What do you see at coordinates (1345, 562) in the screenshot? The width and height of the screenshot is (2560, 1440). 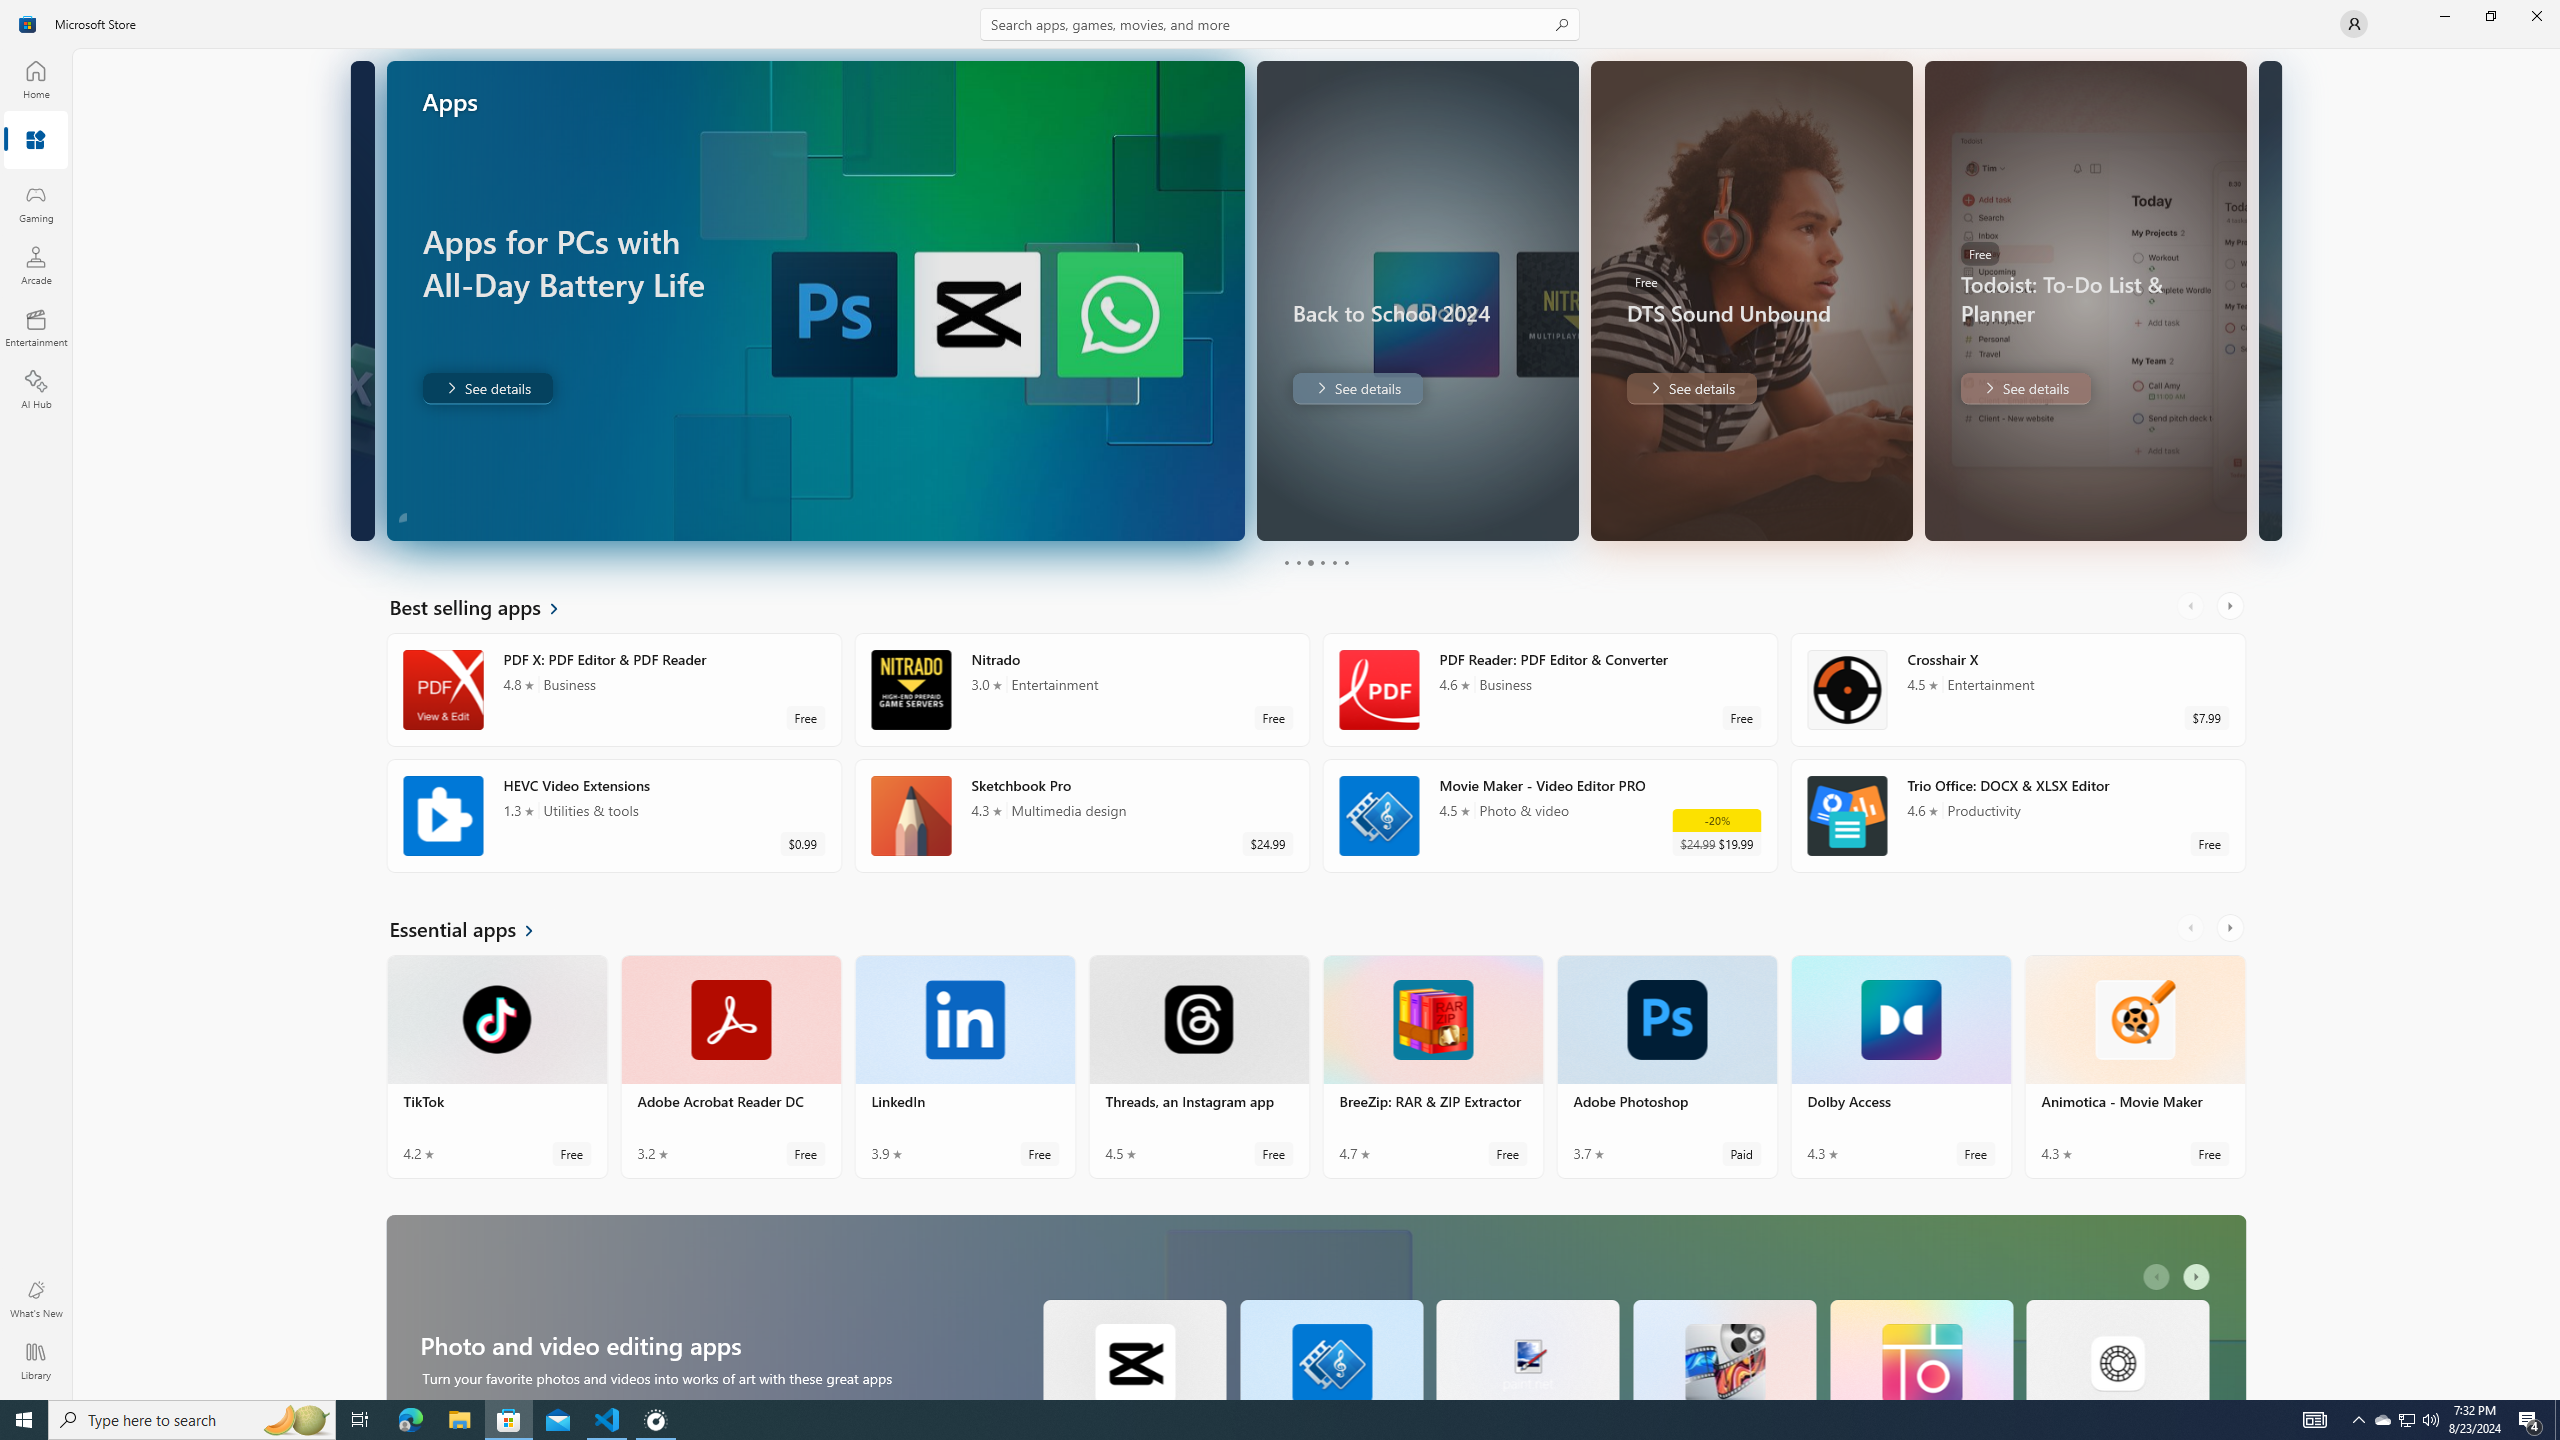 I see `'Page 6'` at bounding box center [1345, 562].